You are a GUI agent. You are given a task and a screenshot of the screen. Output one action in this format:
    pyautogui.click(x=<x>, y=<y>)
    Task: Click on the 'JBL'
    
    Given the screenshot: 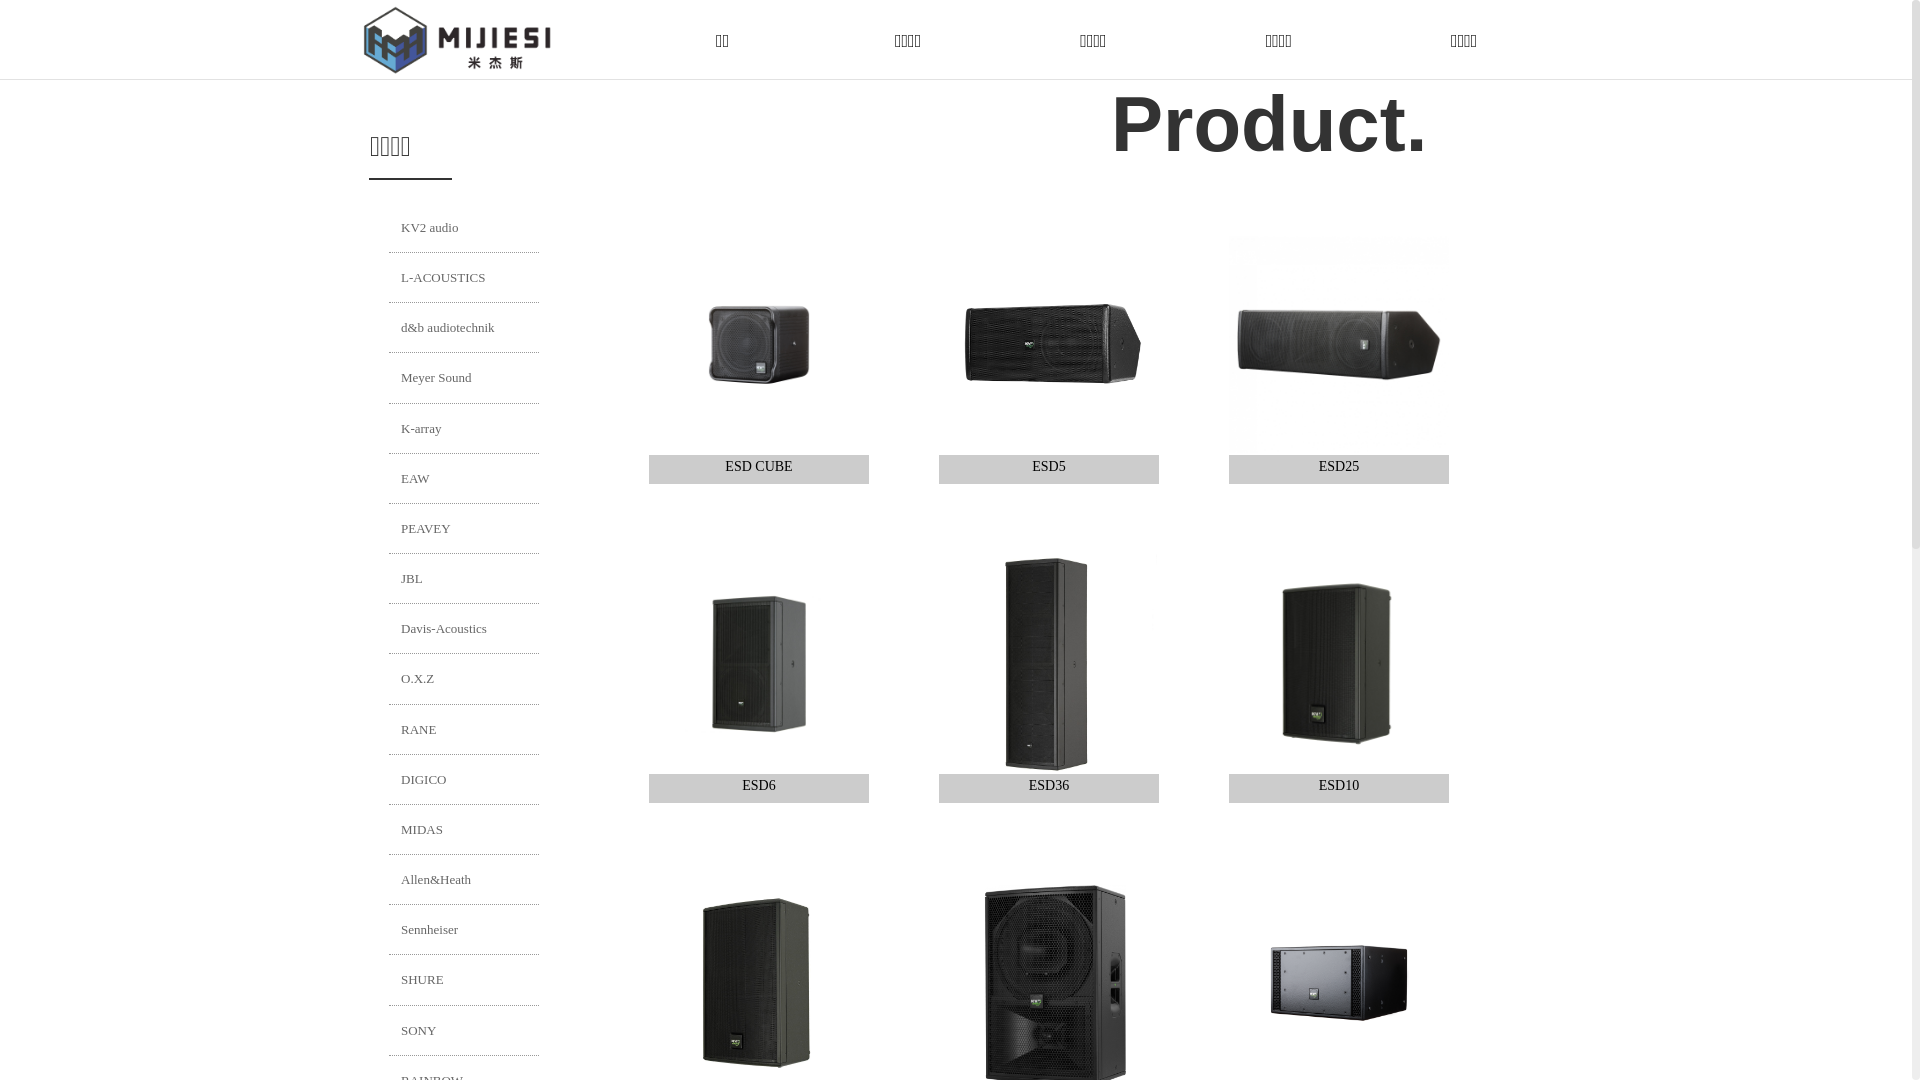 What is the action you would take?
    pyautogui.click(x=463, y=578)
    